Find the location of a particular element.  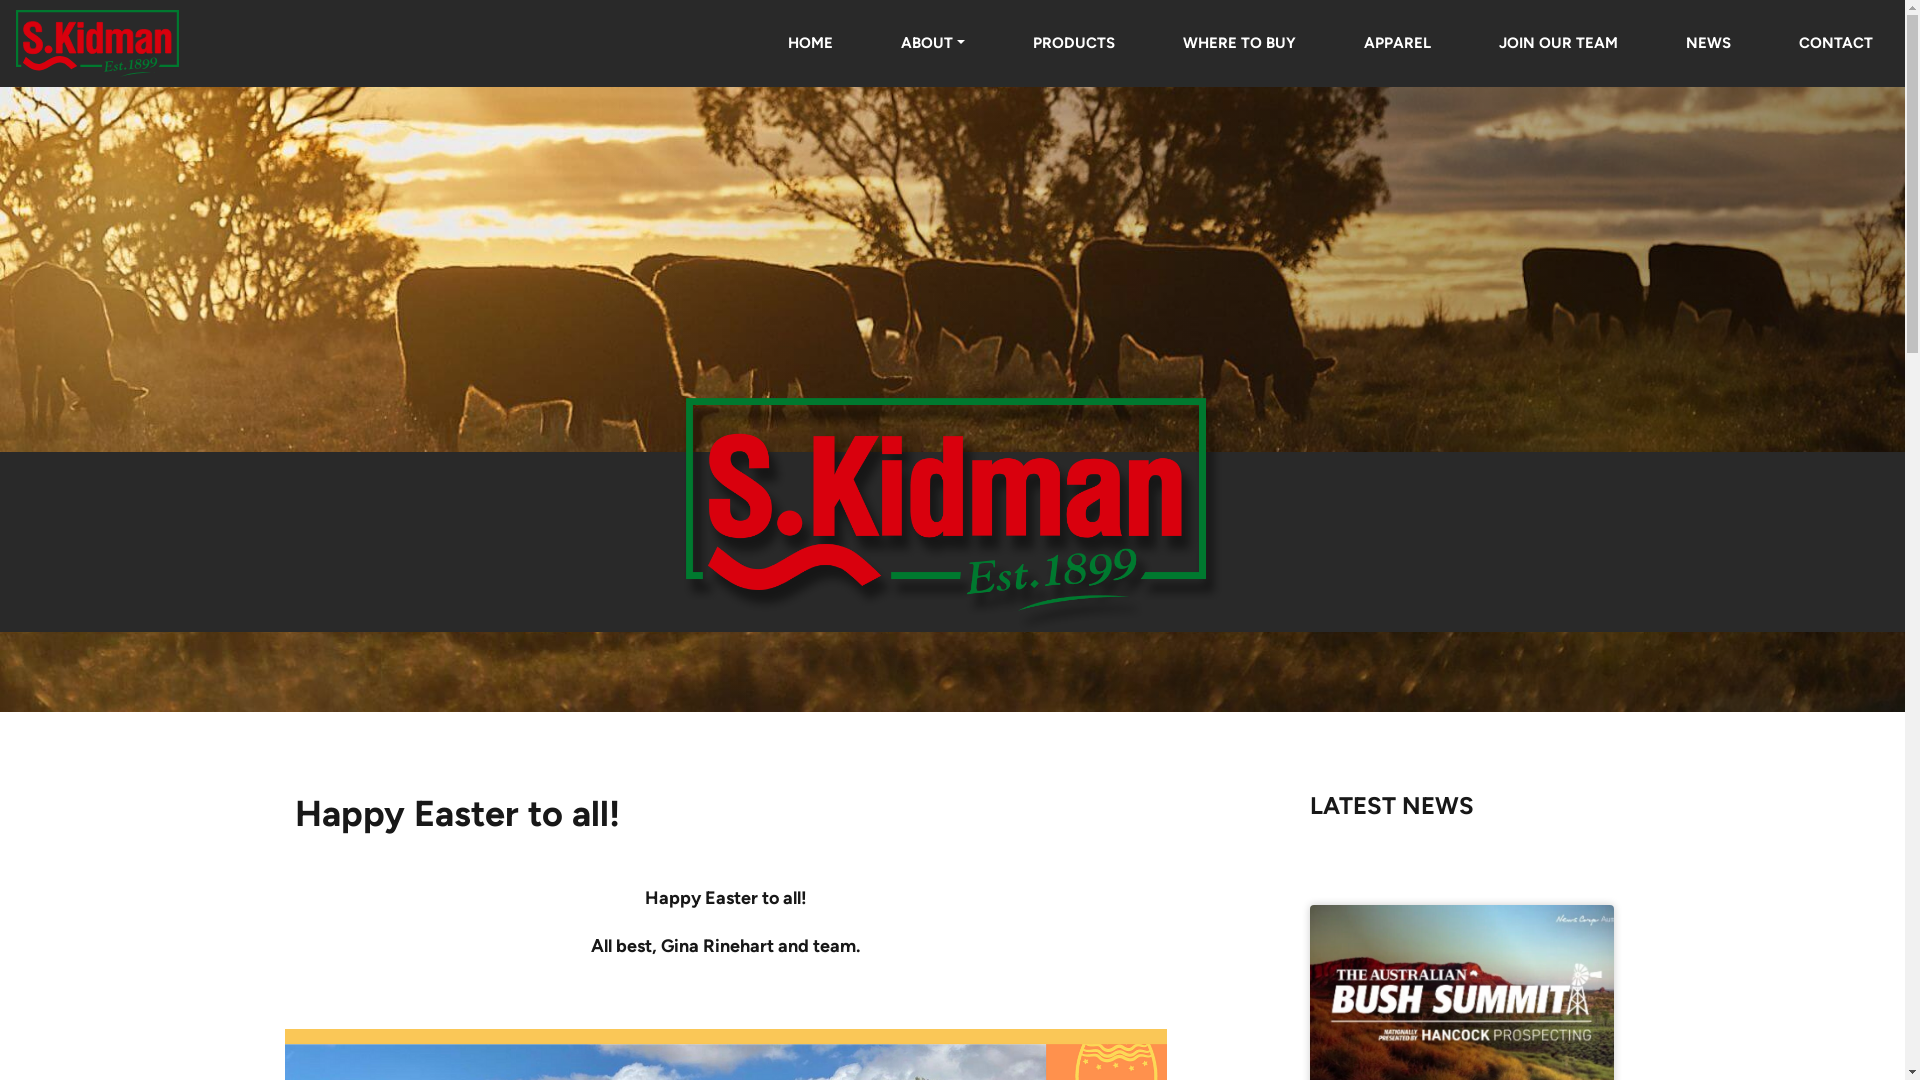

'WHERE TO BUY' is located at coordinates (1238, 42).